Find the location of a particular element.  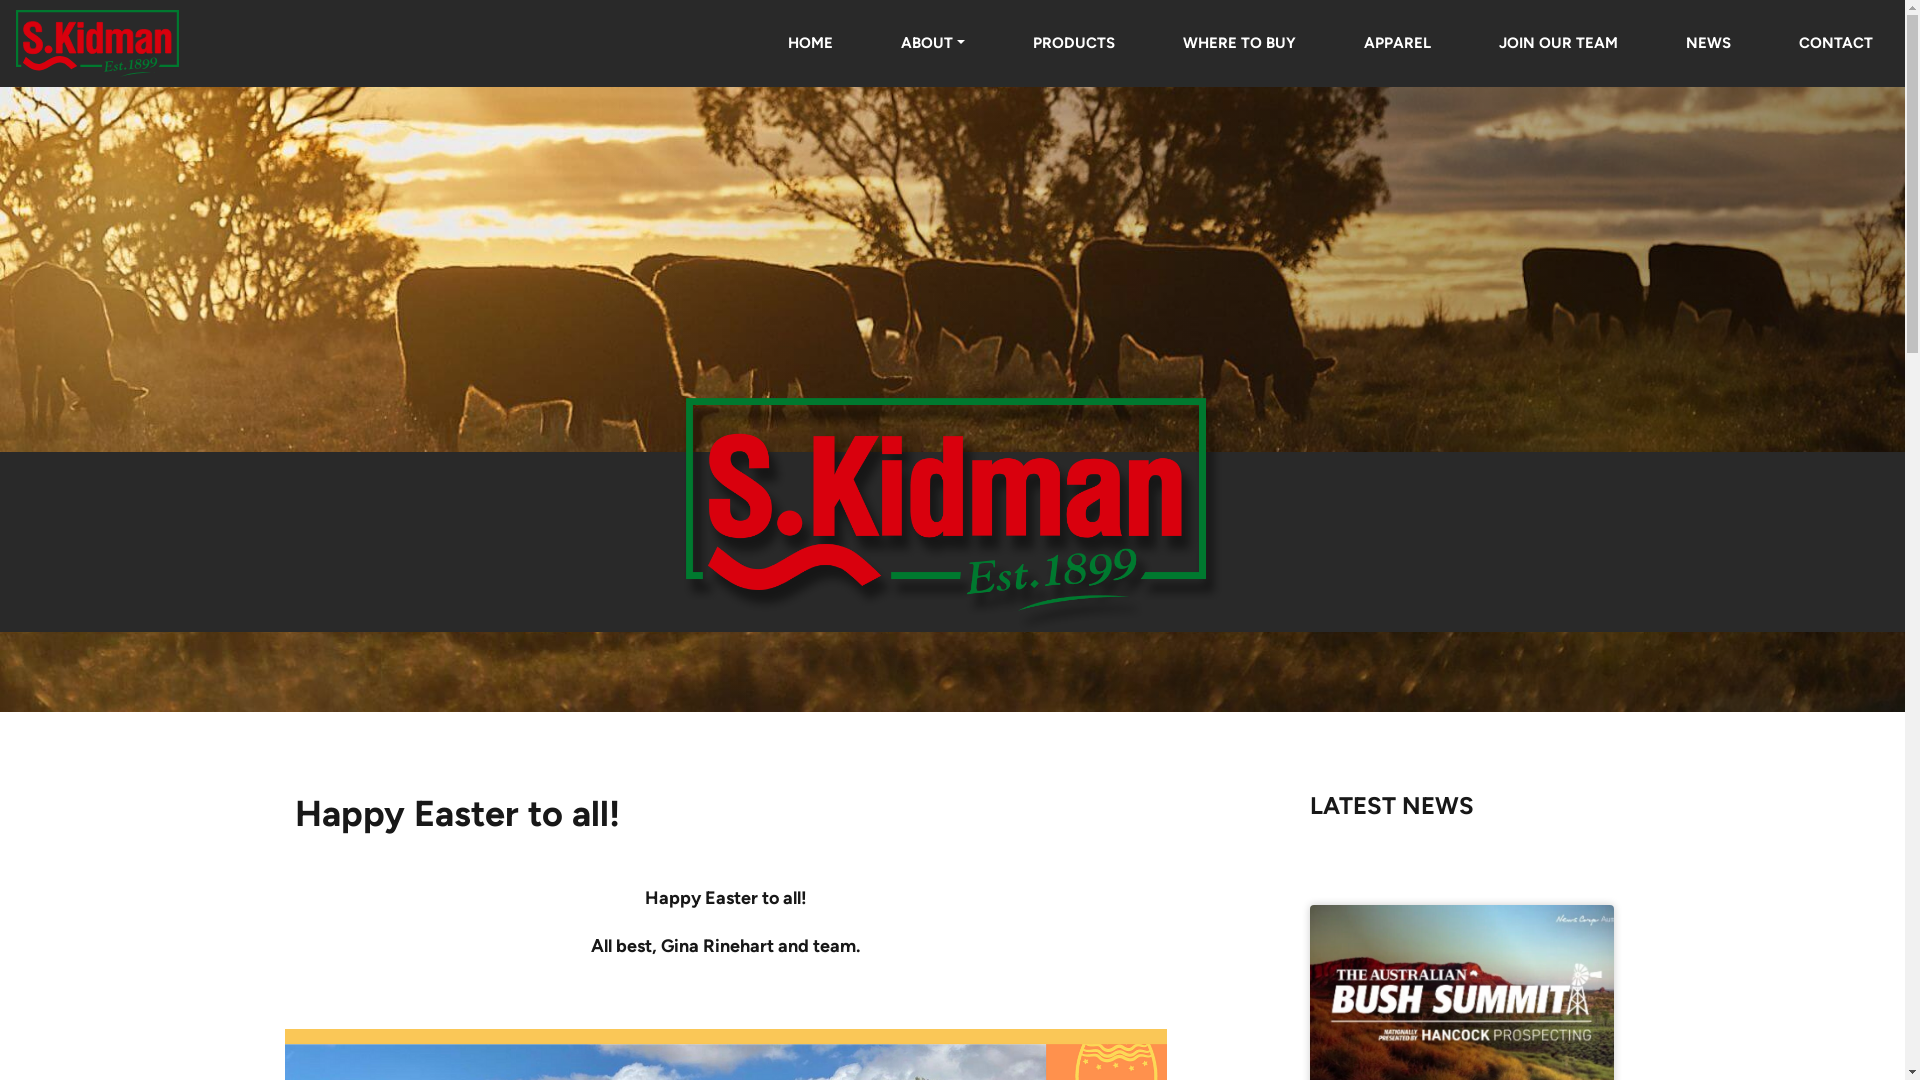

'WHERE TO BUY' is located at coordinates (1238, 42).